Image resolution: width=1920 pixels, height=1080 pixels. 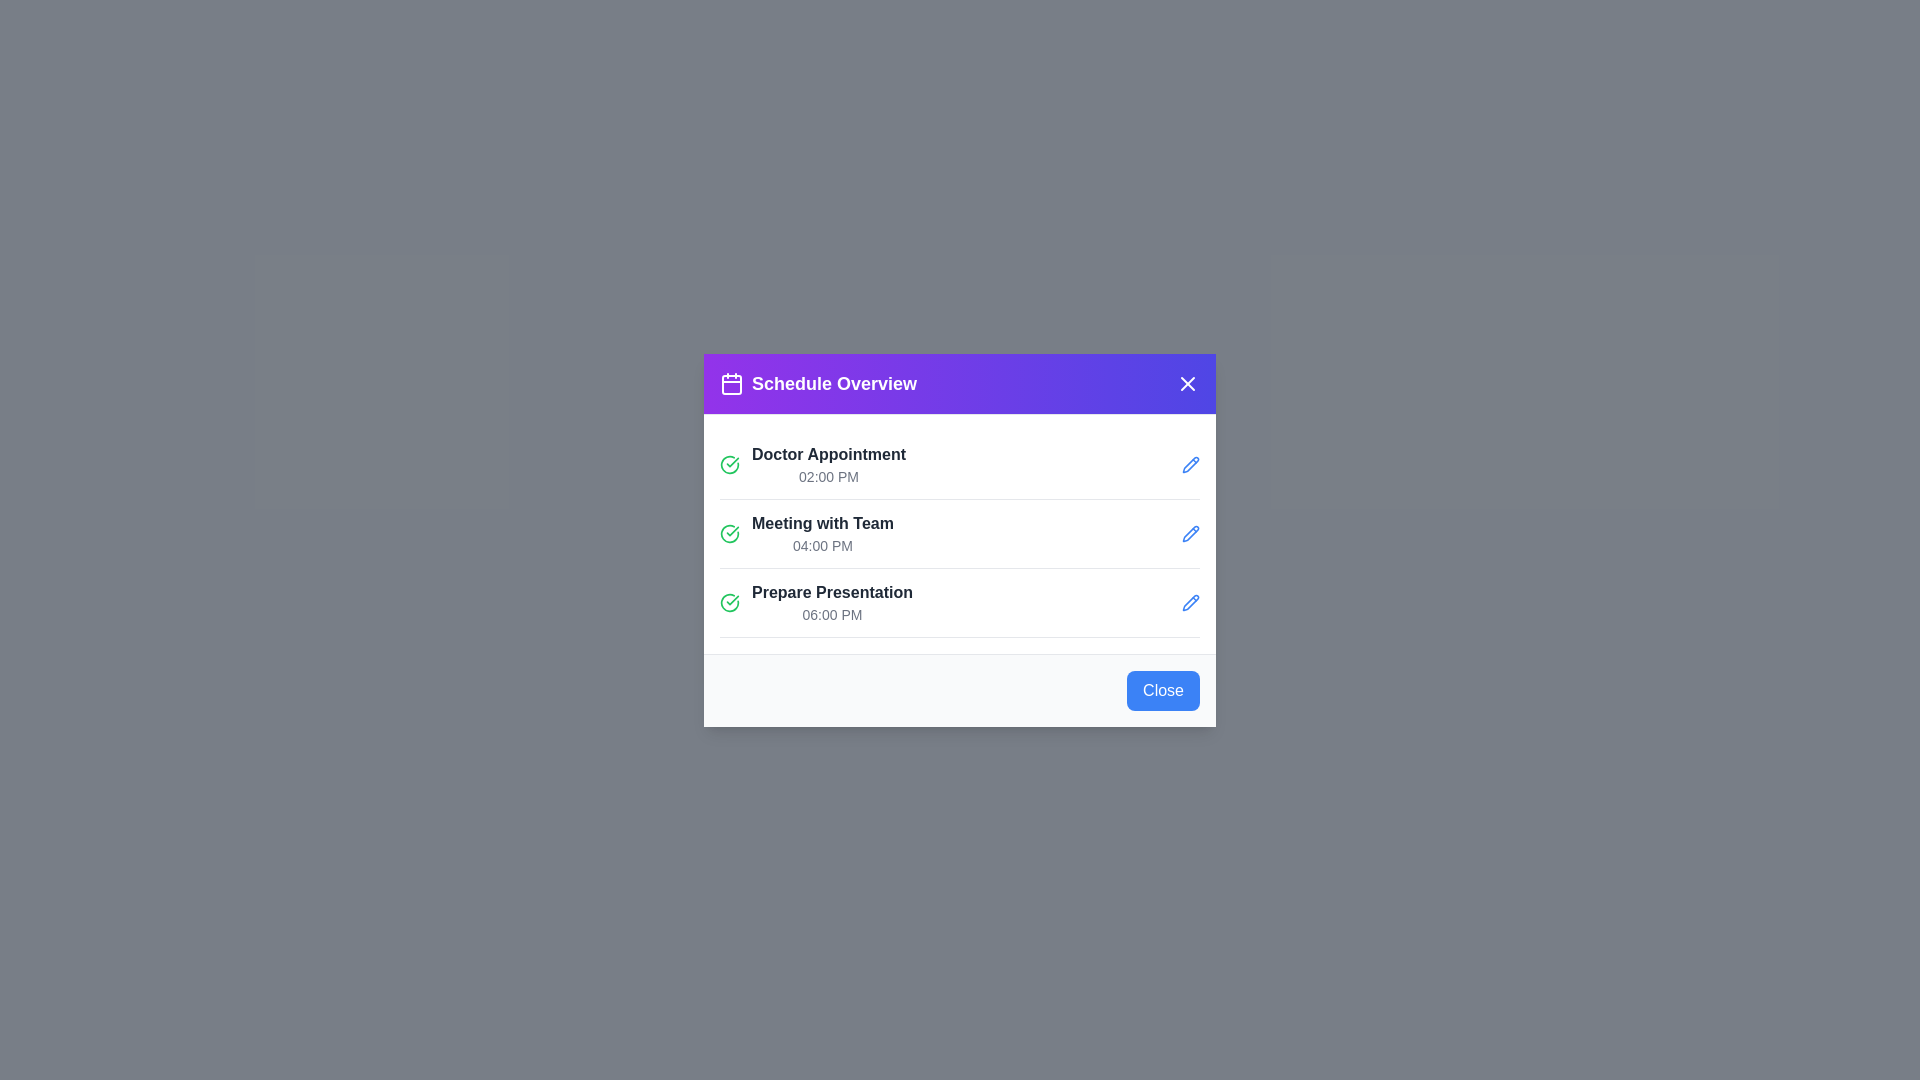 I want to click on the small white 'X' icon button within the purple rectangle located at the top-right corner of the 'Schedule Overview' header, so click(x=1188, y=383).